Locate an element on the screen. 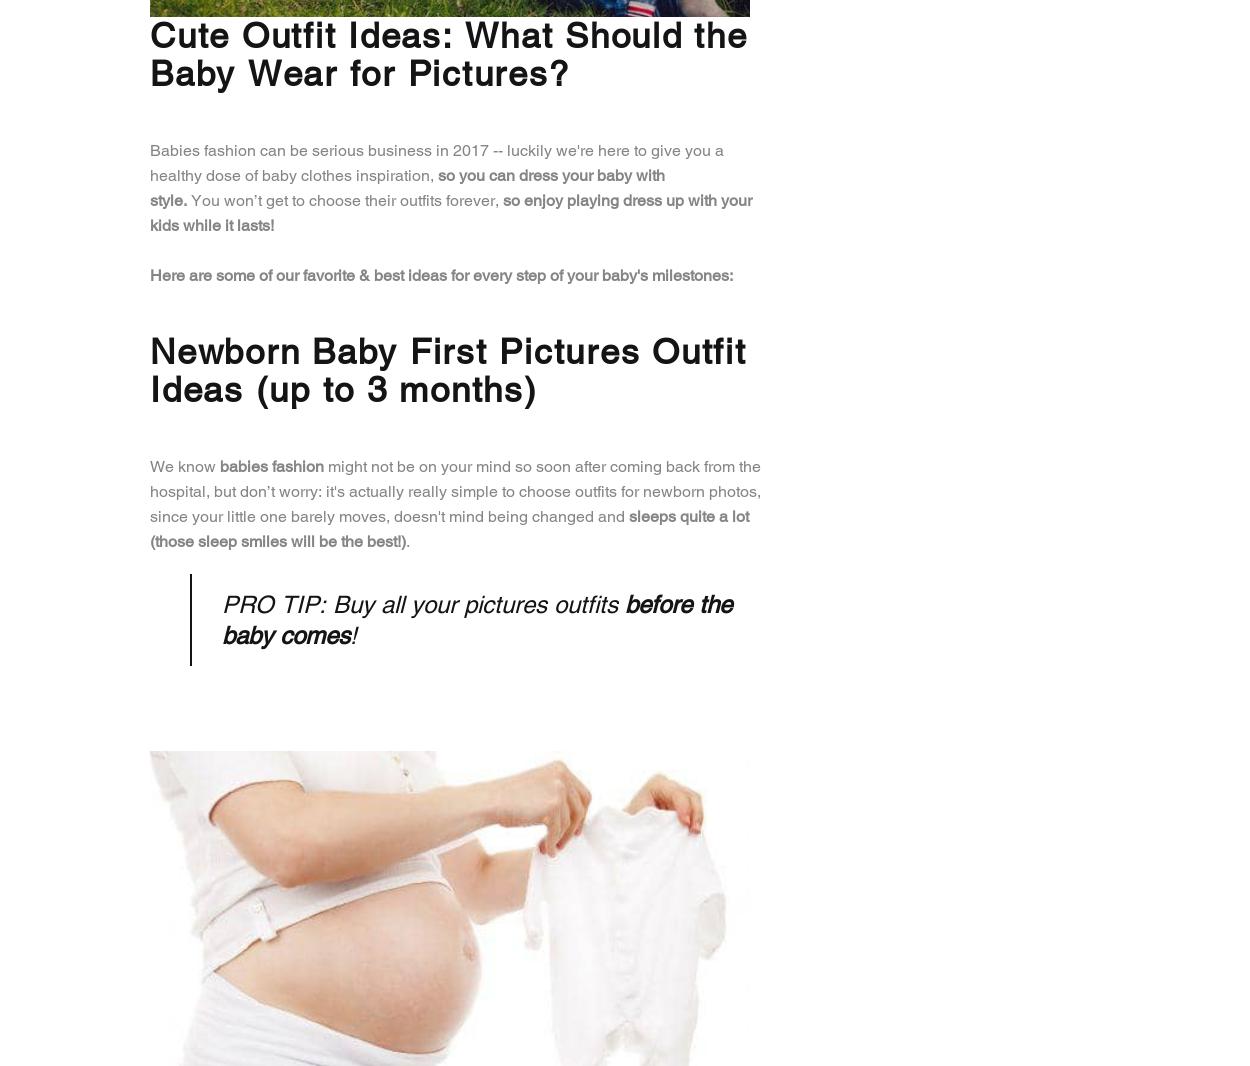  '.' is located at coordinates (408, 539).